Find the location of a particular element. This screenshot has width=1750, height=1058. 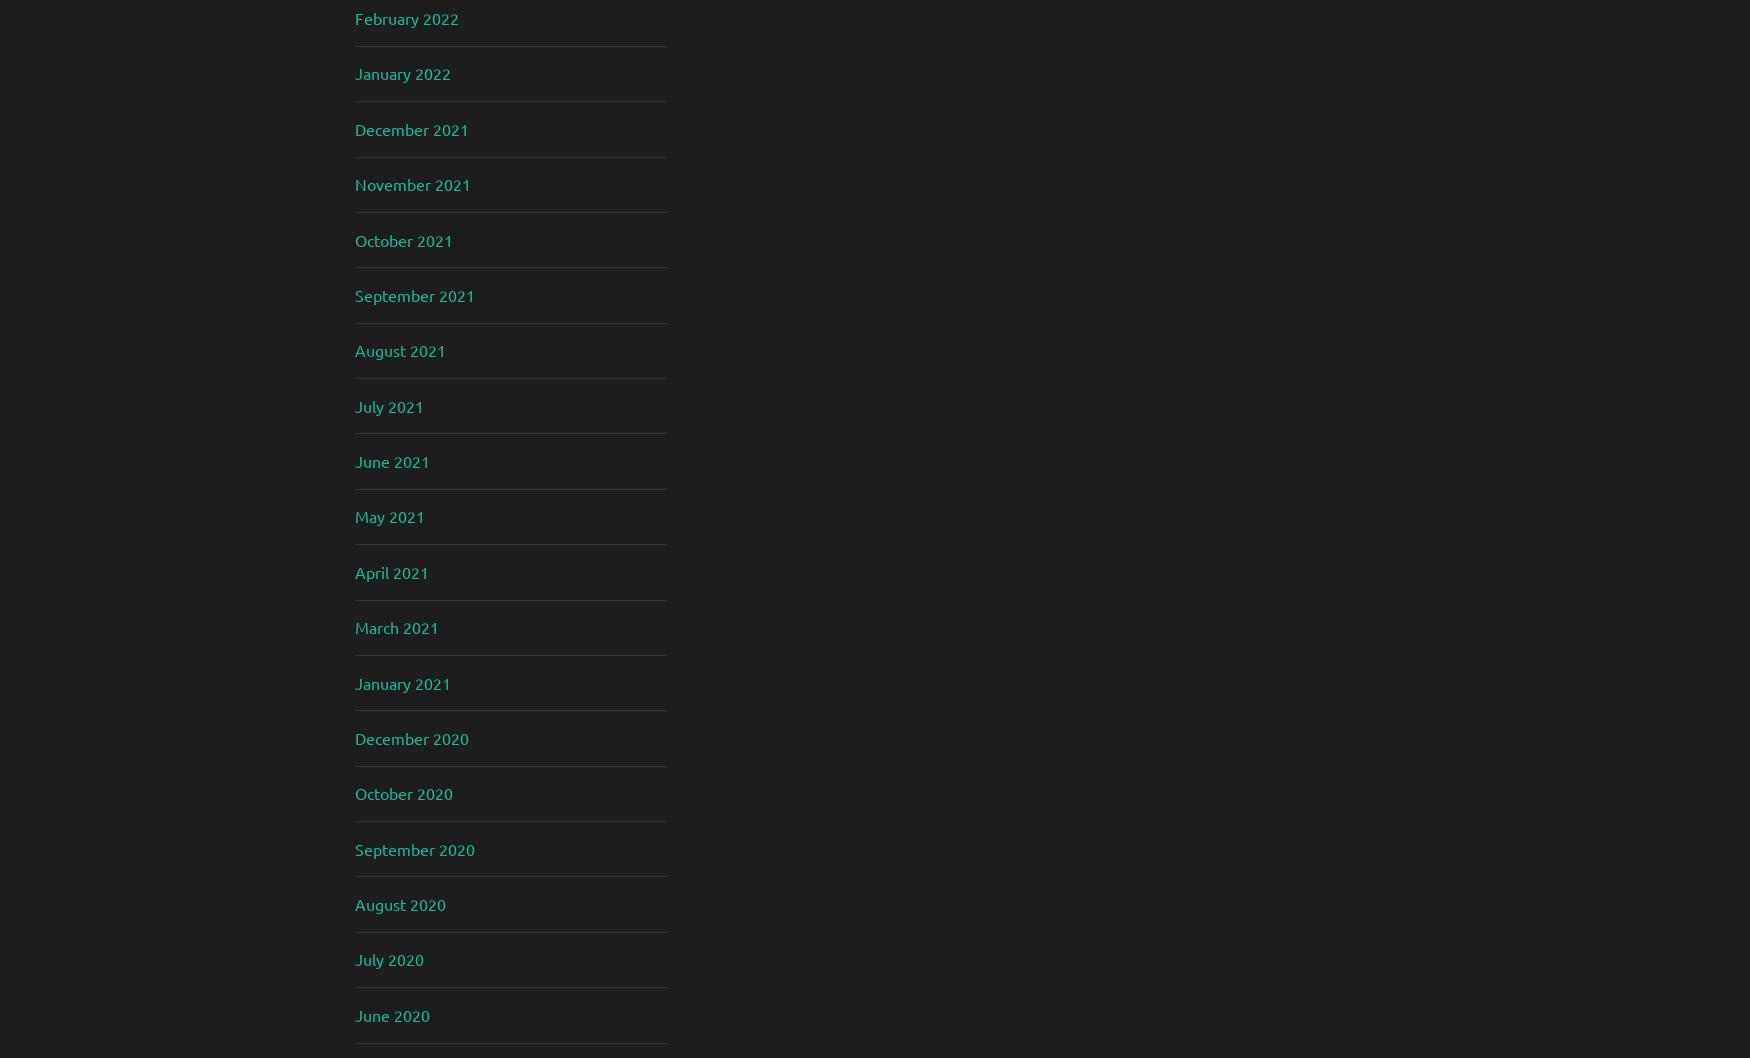

'January 2021' is located at coordinates (355, 680).